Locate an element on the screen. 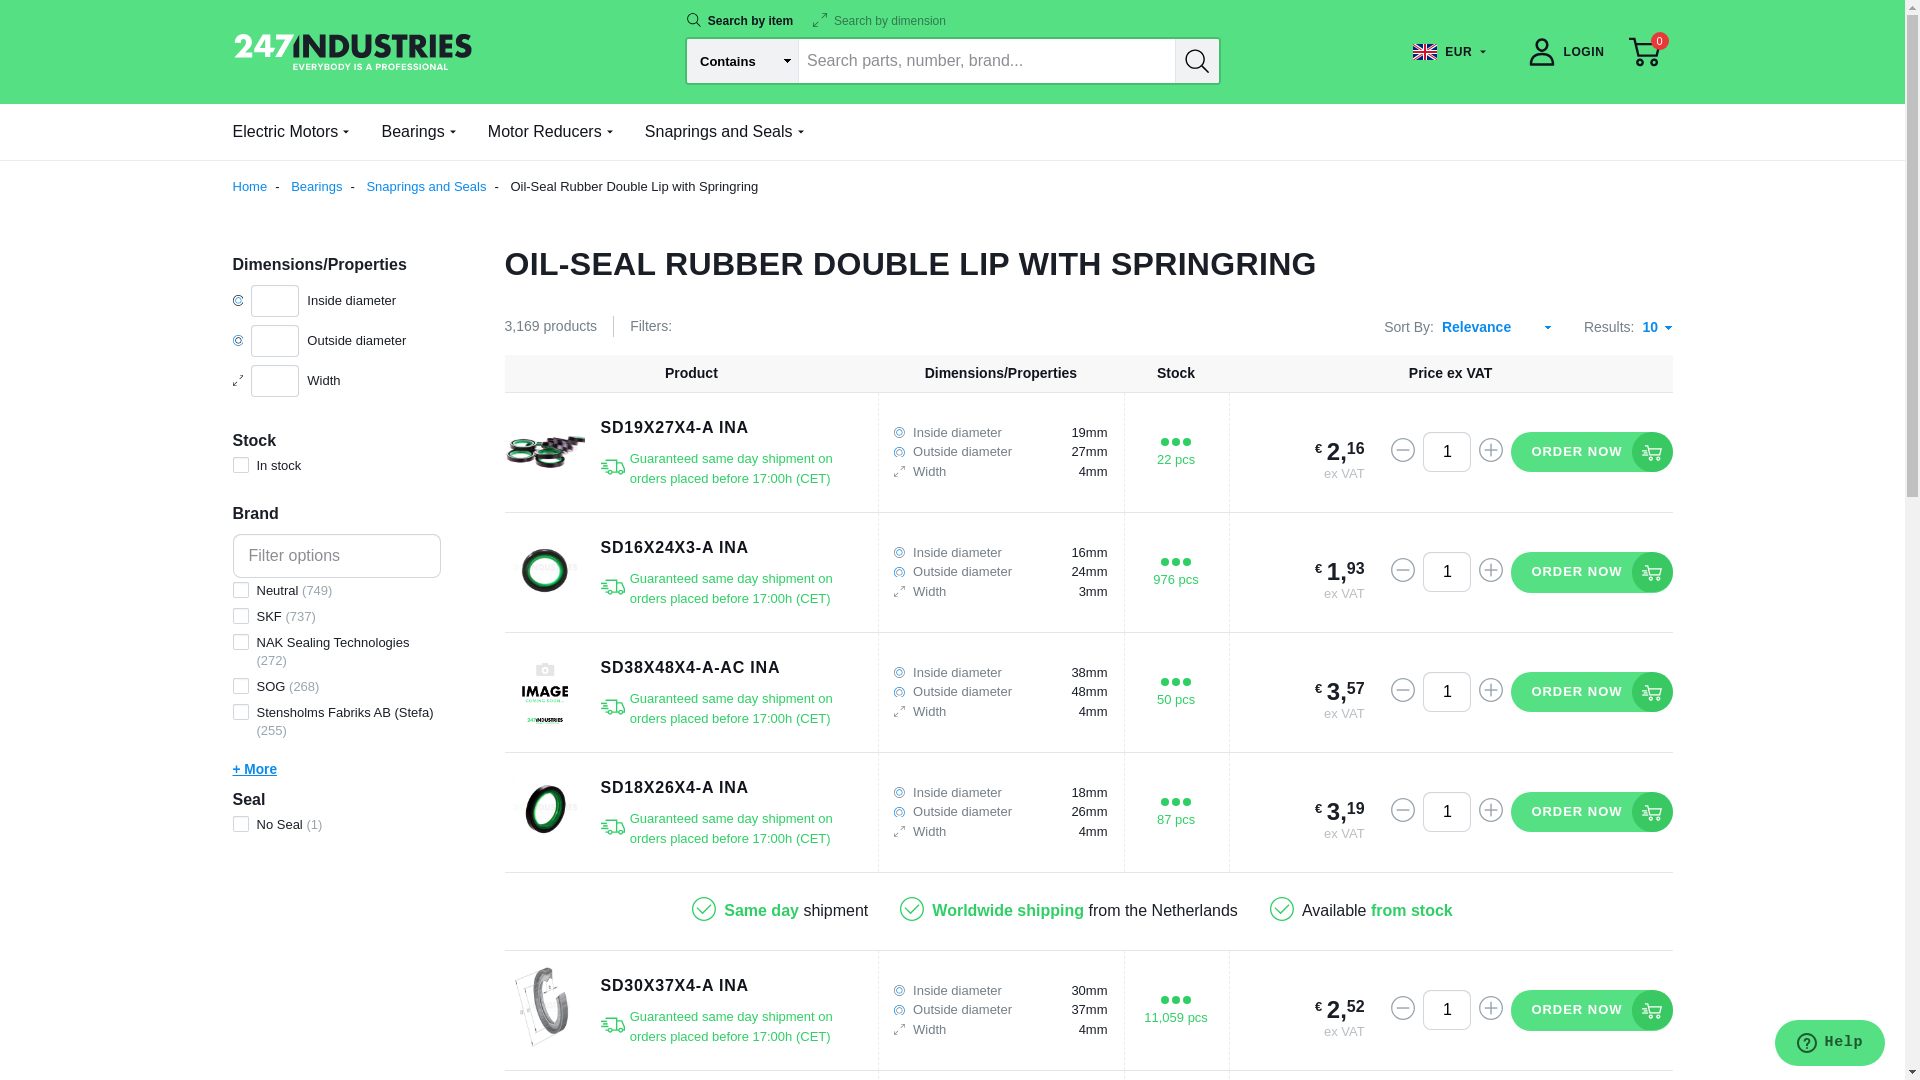 Image resolution: width=1920 pixels, height=1080 pixels. 'LOGIN' is located at coordinates (1563, 50).